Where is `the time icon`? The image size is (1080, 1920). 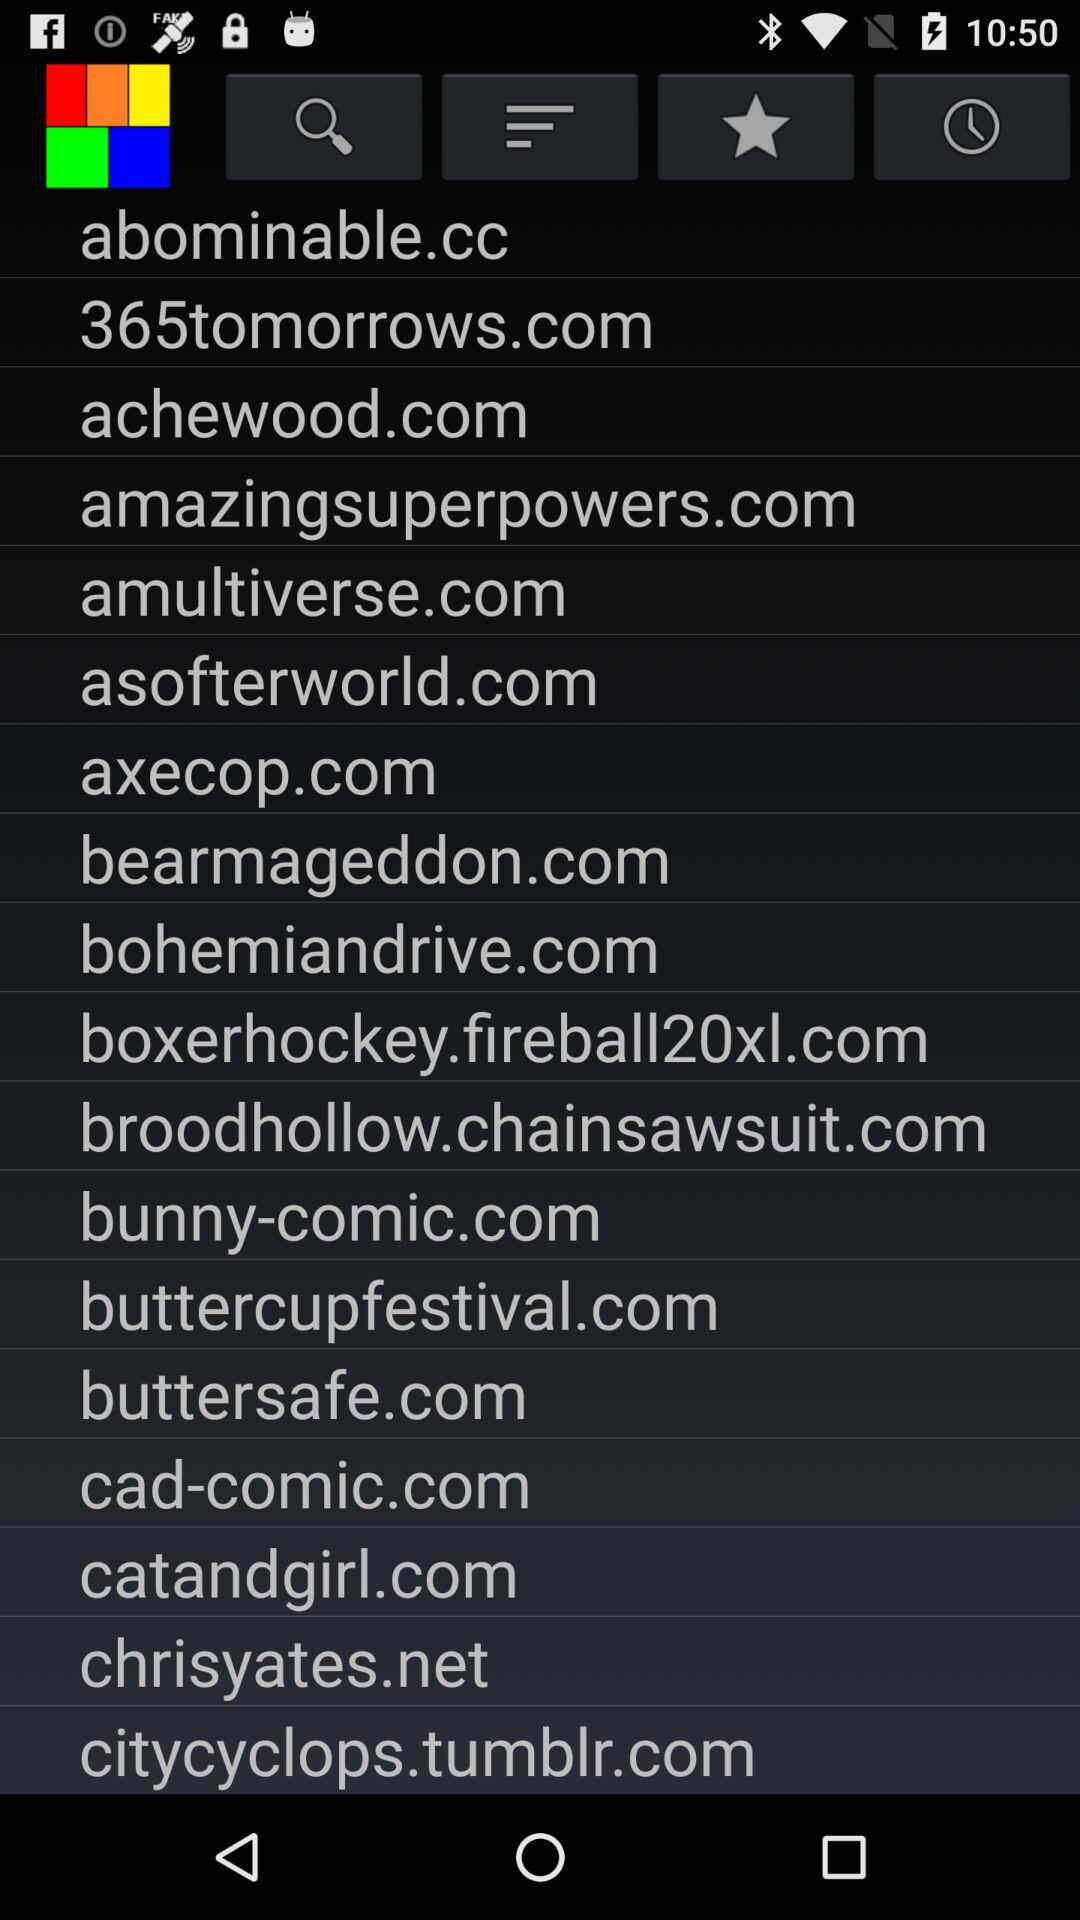
the time icon is located at coordinates (971, 133).